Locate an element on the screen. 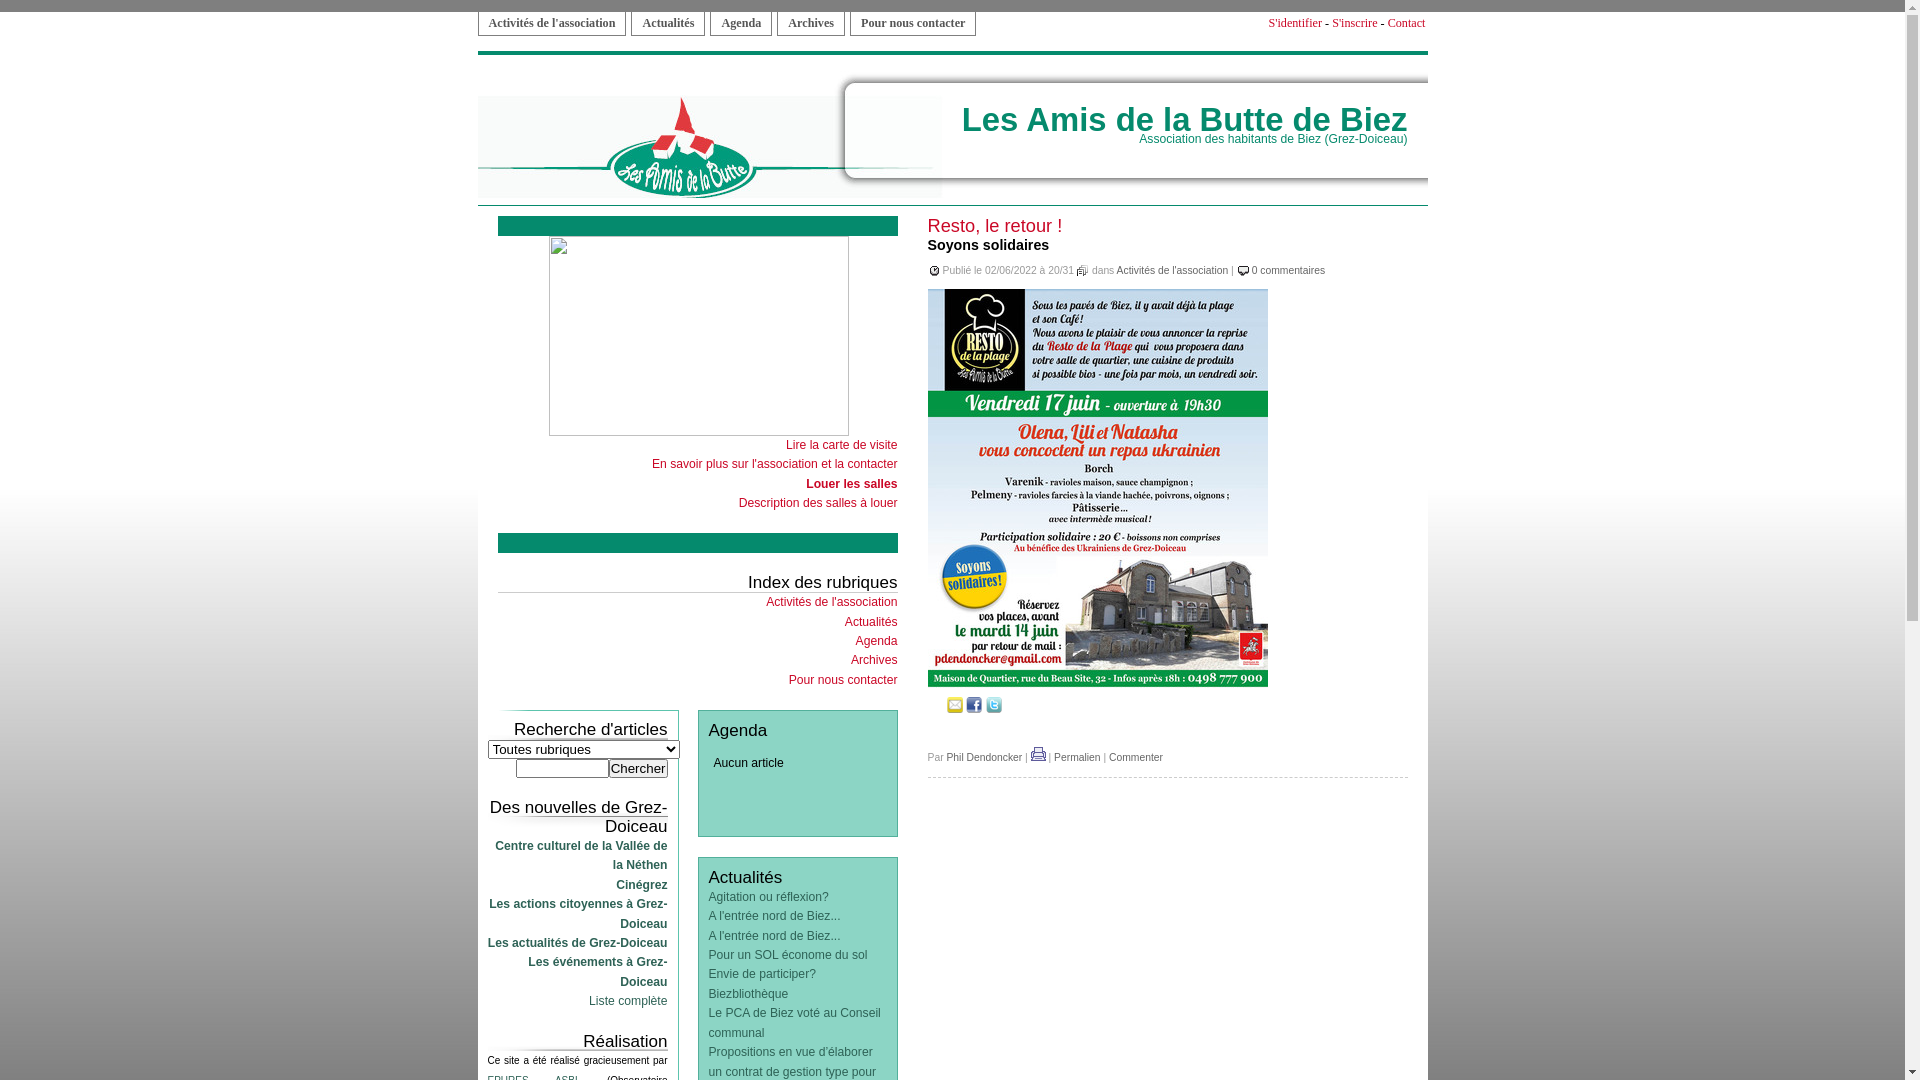 The width and height of the screenshot is (1920, 1080). 'S'identifier' is located at coordinates (1295, 23).